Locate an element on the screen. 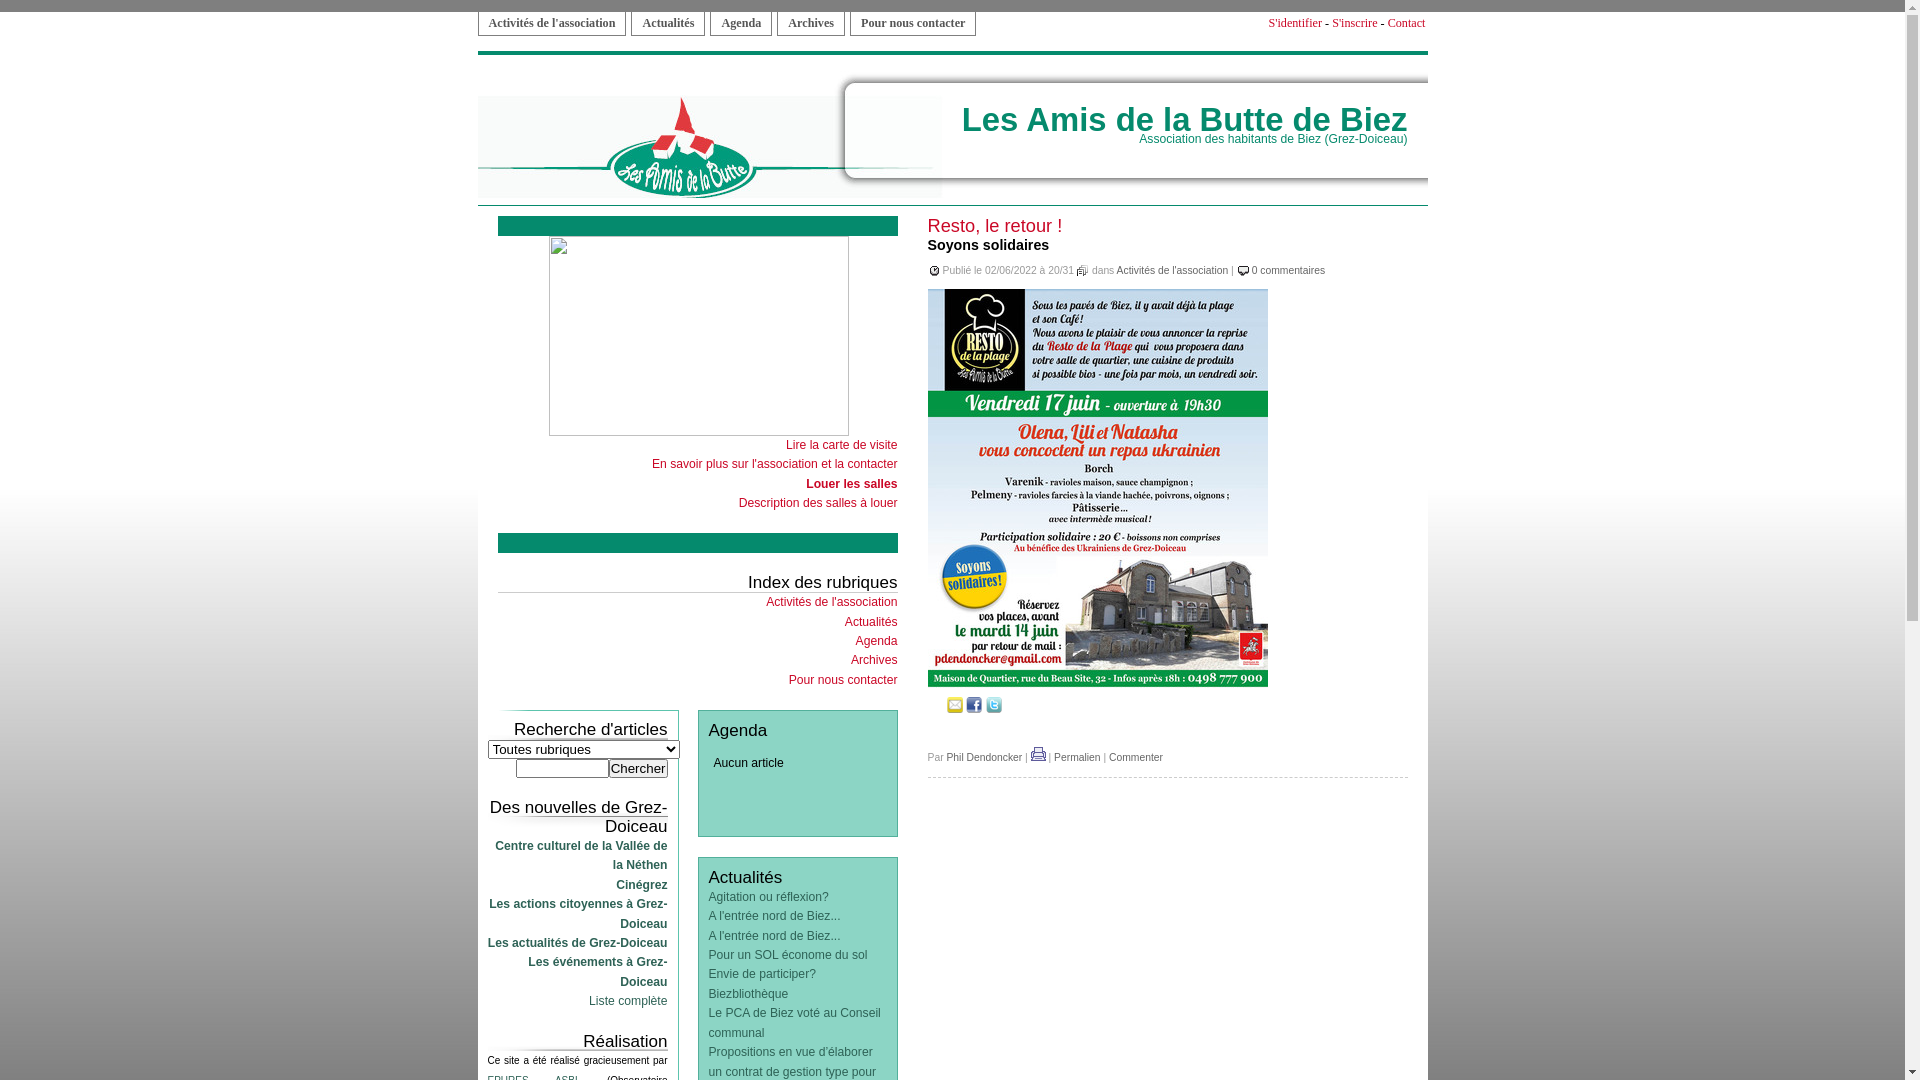 The width and height of the screenshot is (1920, 1080). 'S'identifier' is located at coordinates (1295, 23).